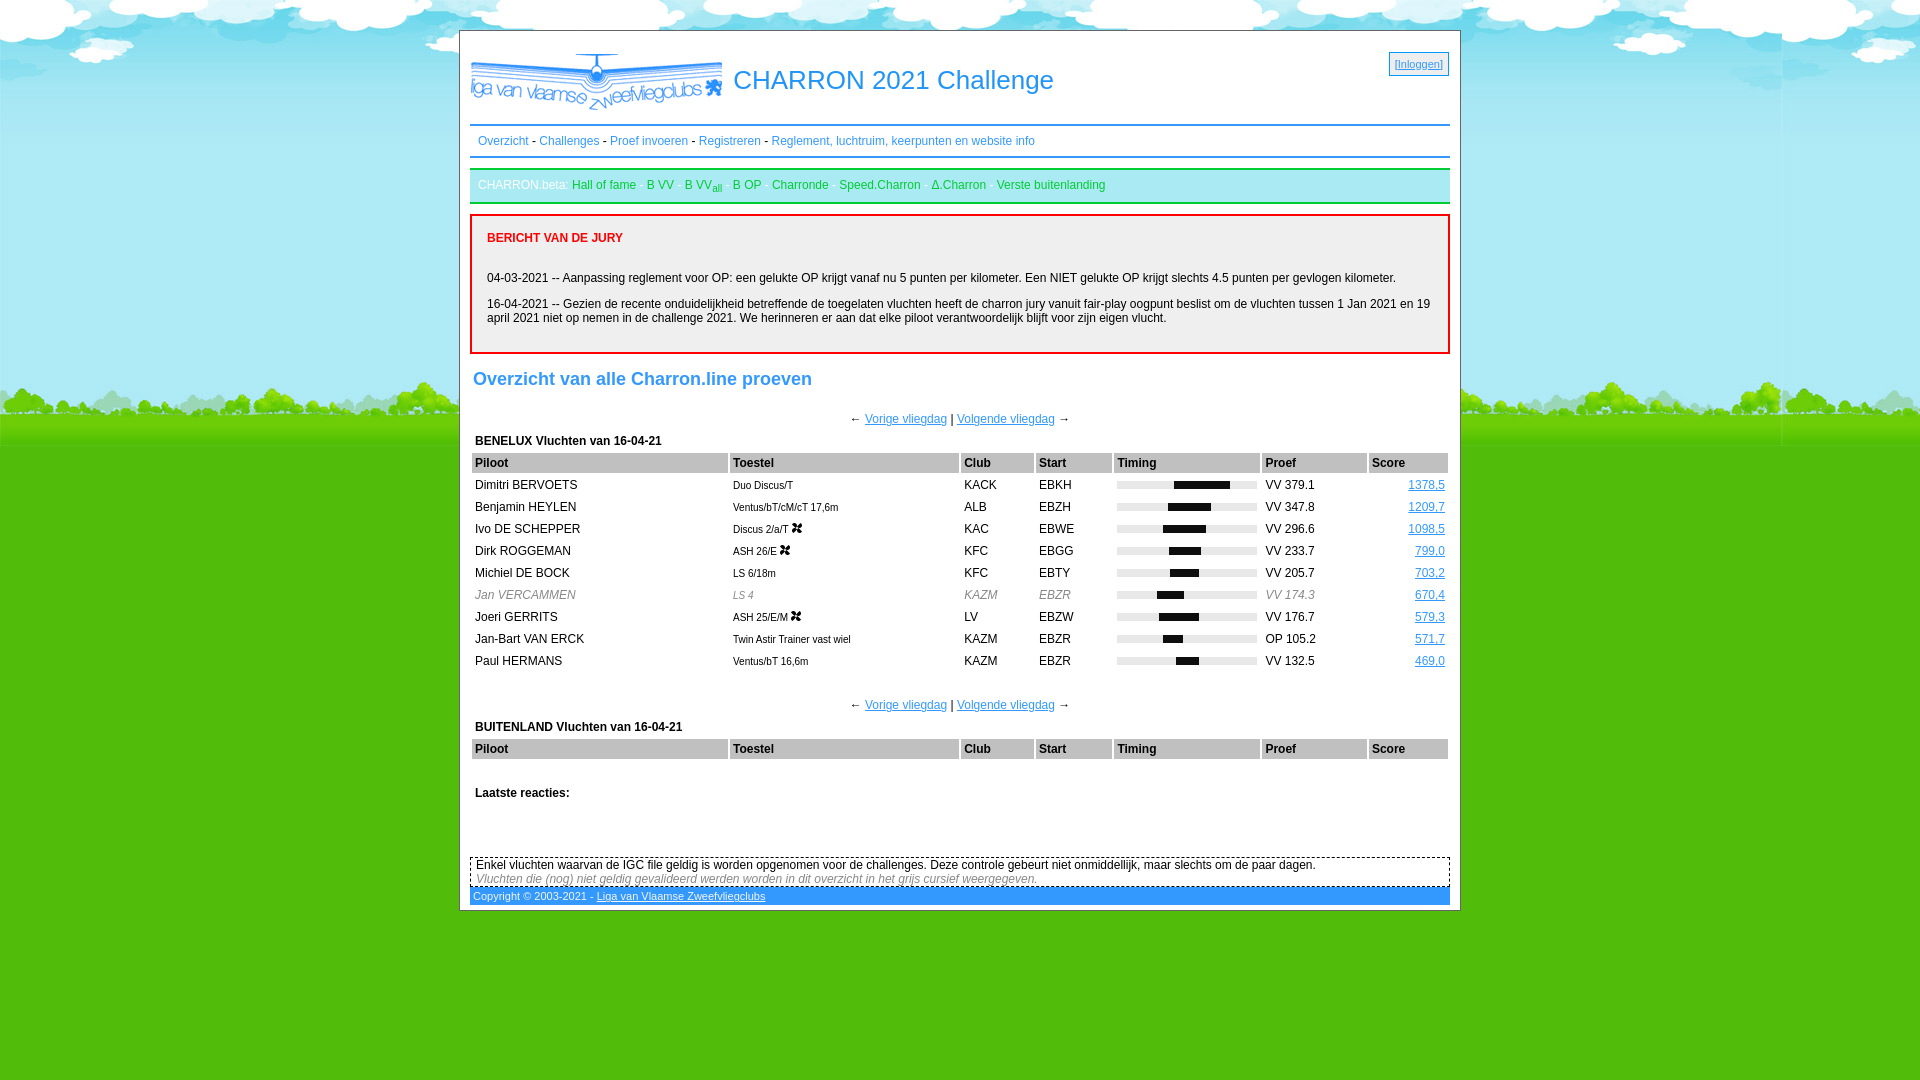  Describe the element at coordinates (648, 140) in the screenshot. I see `'Proef invoeren'` at that location.